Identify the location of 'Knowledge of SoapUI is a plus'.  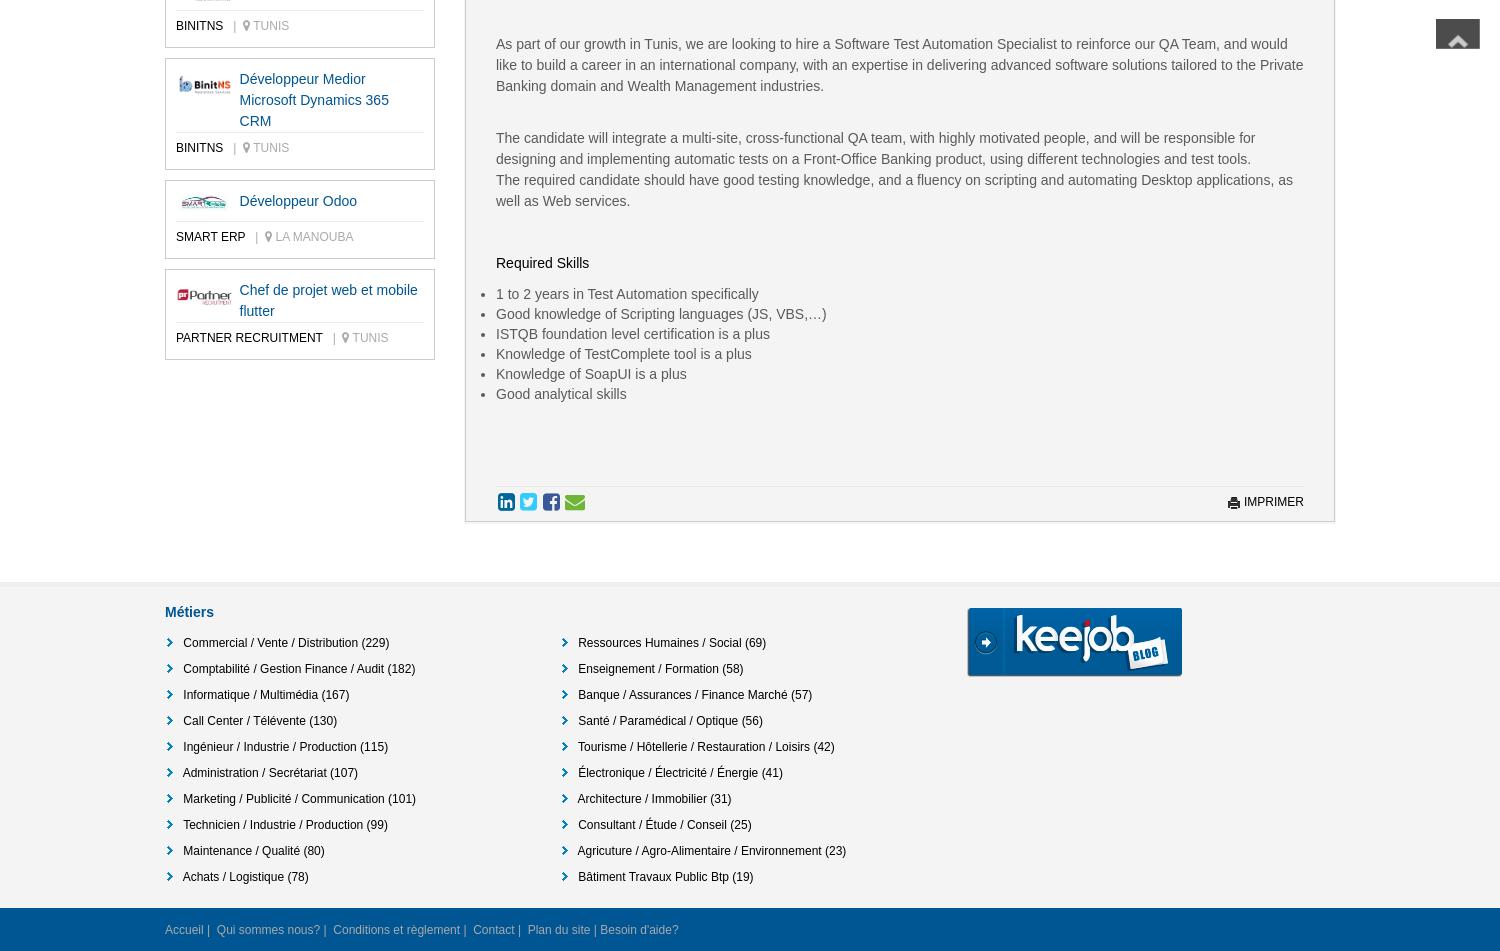
(495, 374).